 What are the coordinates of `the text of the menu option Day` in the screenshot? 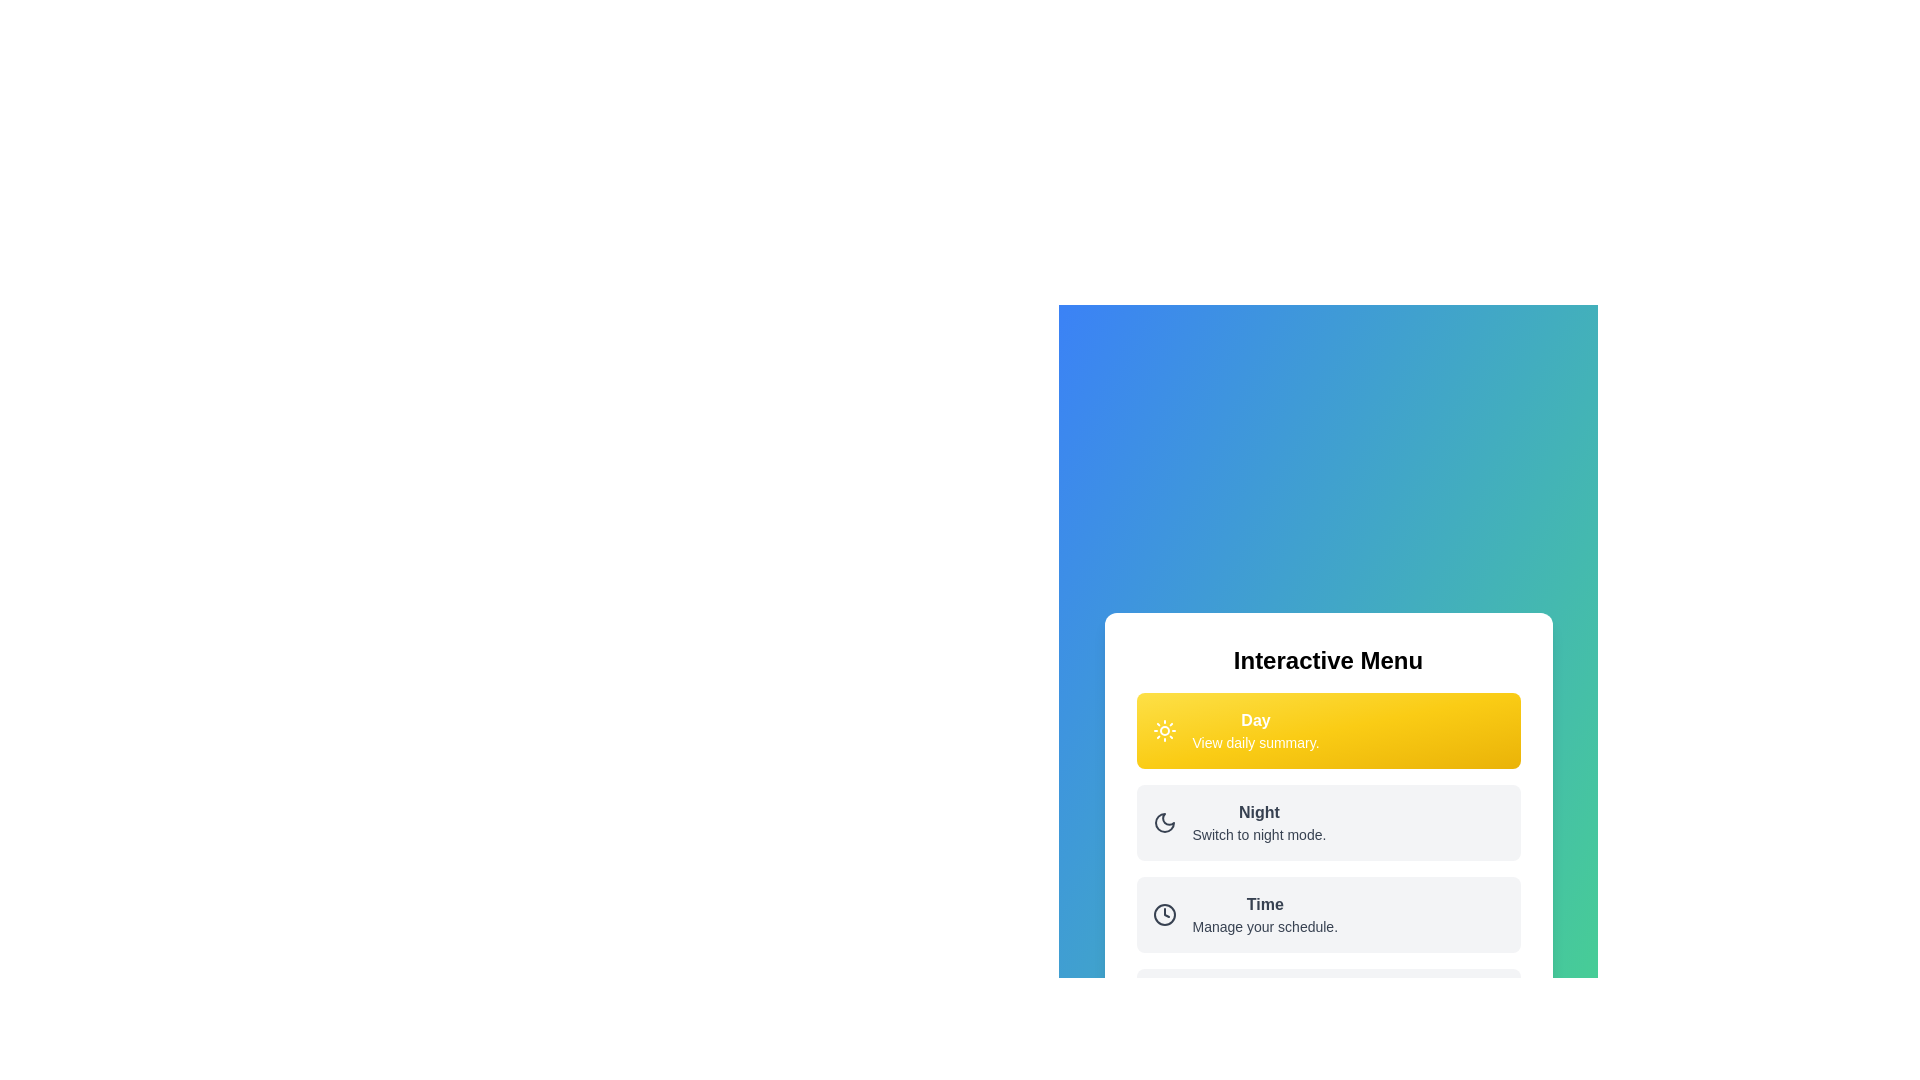 It's located at (1255, 731).